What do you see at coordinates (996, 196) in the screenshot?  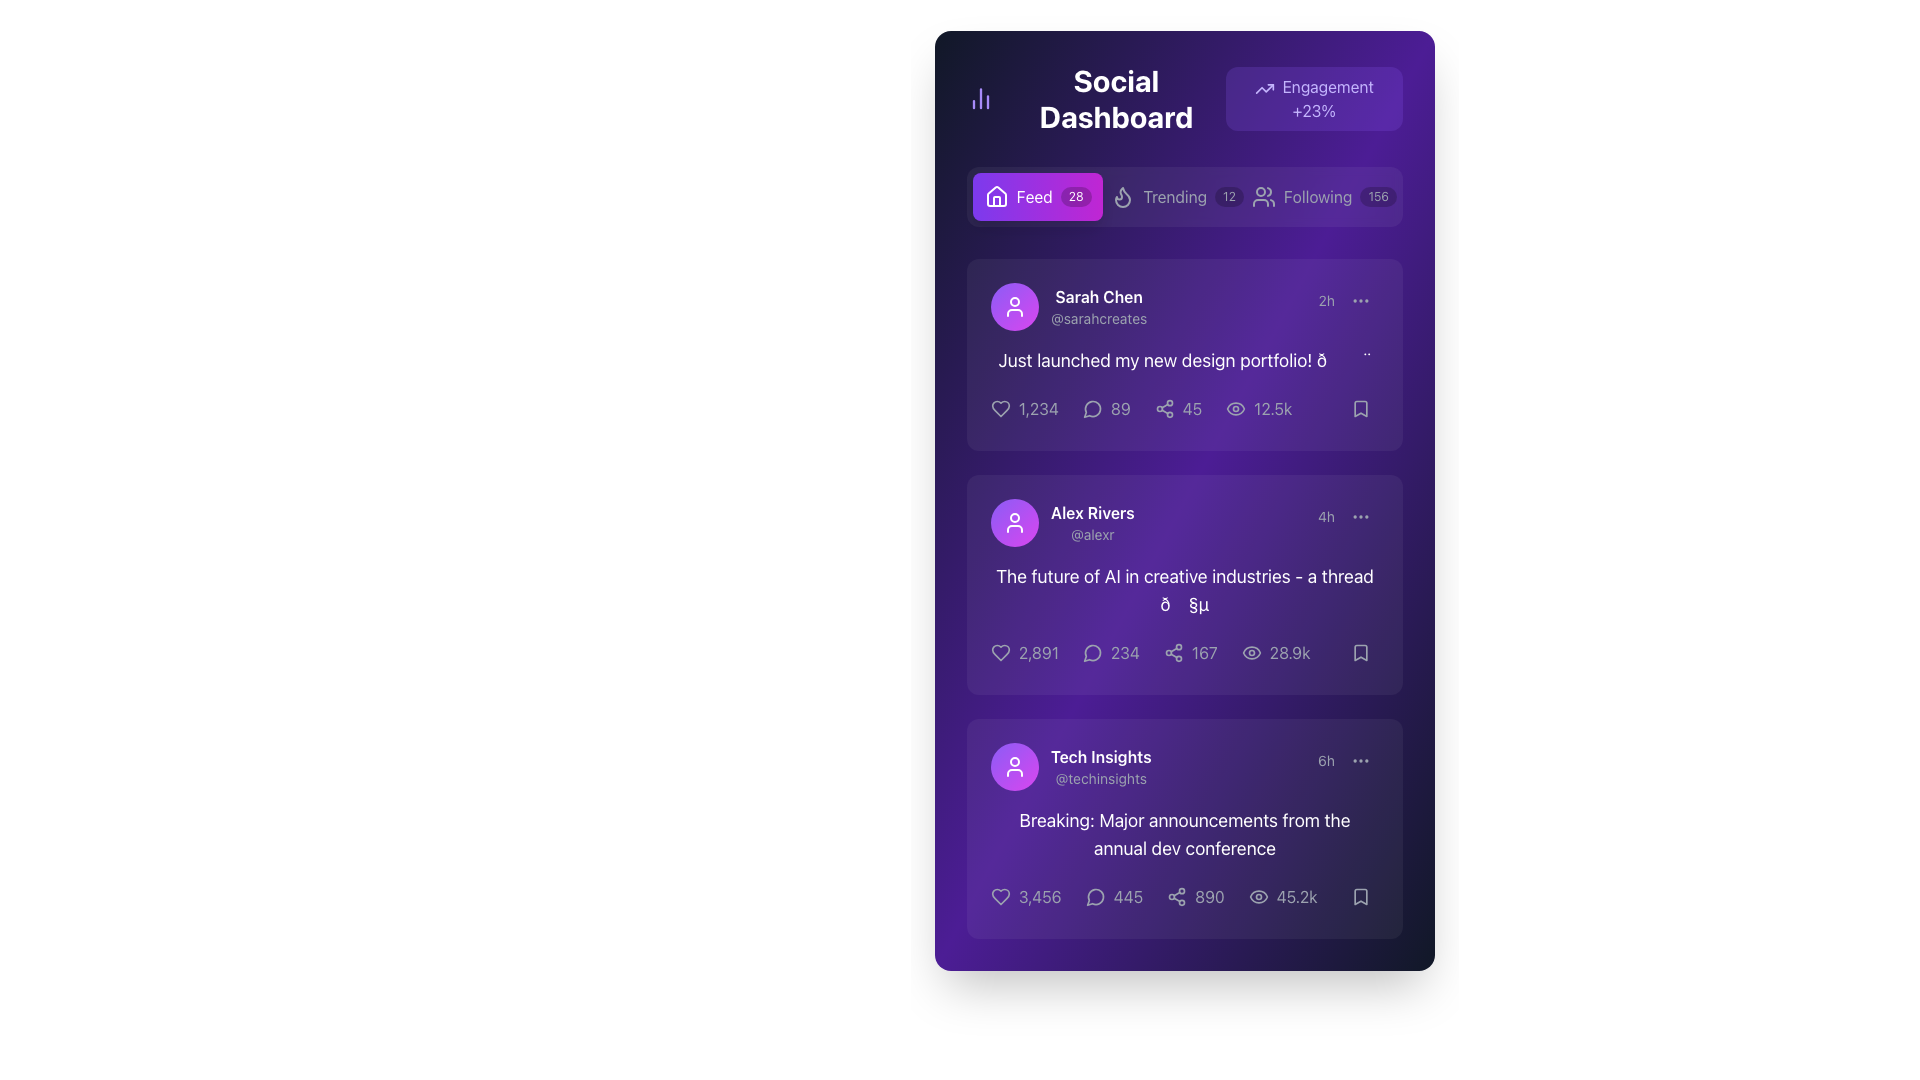 I see `the house icon` at bounding box center [996, 196].